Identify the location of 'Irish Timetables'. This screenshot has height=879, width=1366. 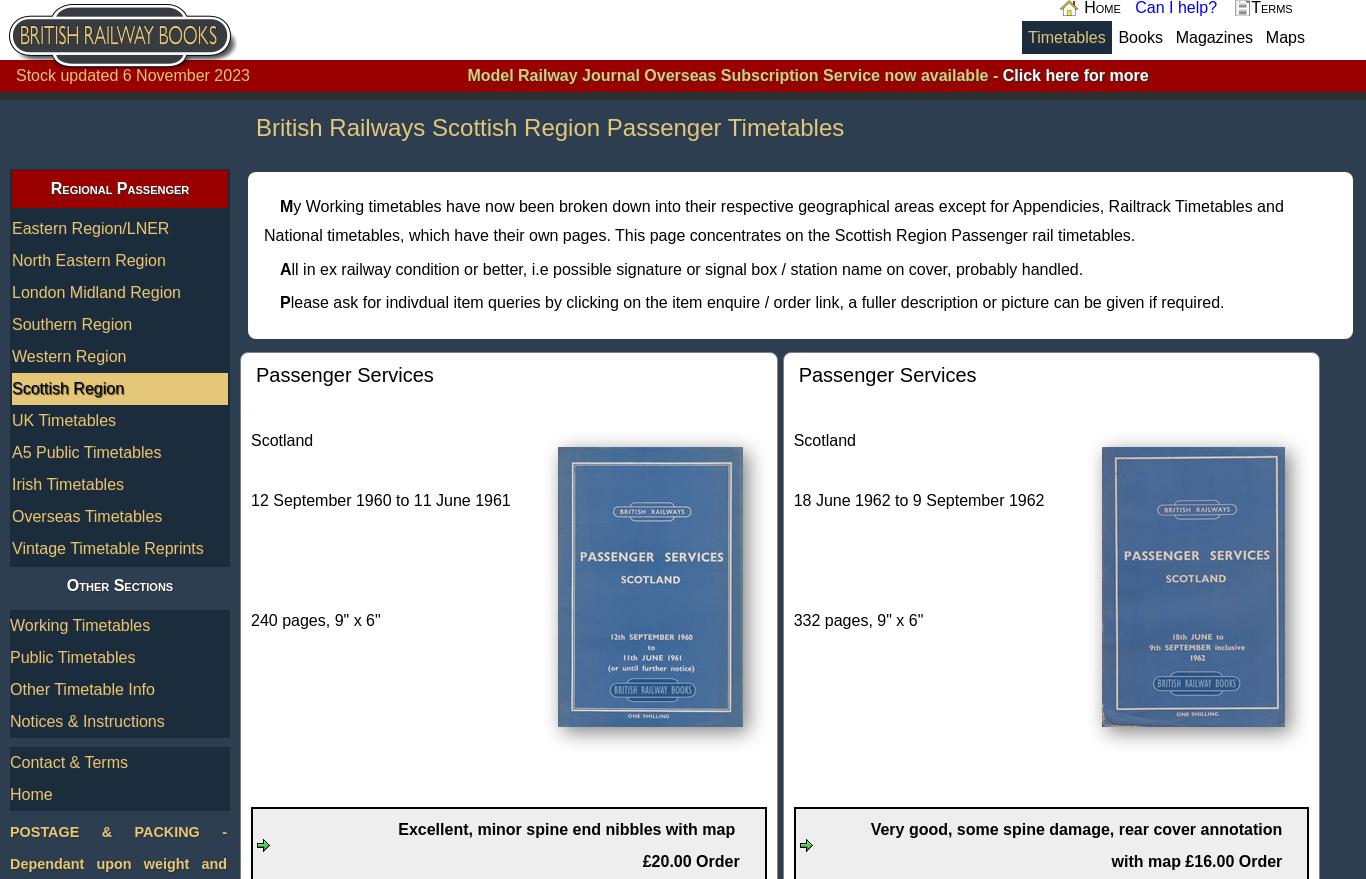
(68, 483).